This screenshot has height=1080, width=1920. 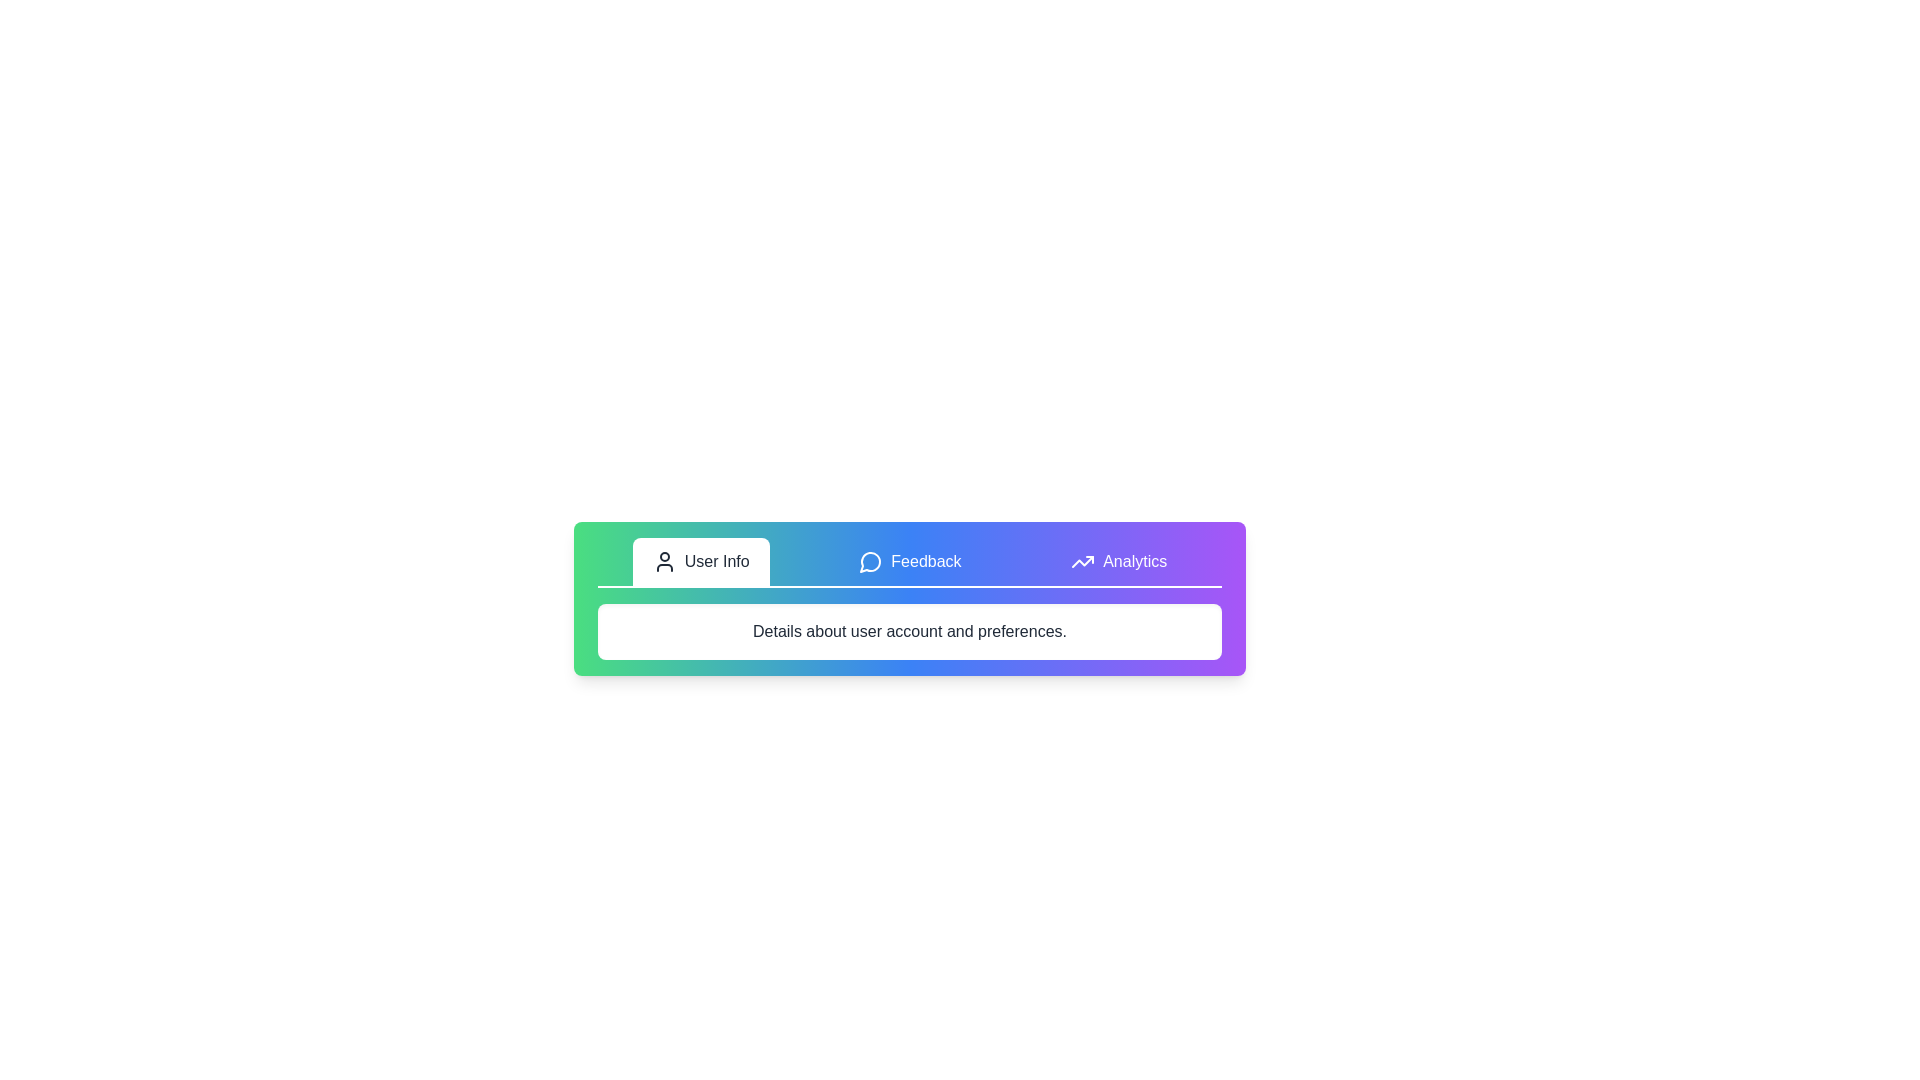 I want to click on the Feedback tab by clicking its navigation button, so click(x=909, y=562).